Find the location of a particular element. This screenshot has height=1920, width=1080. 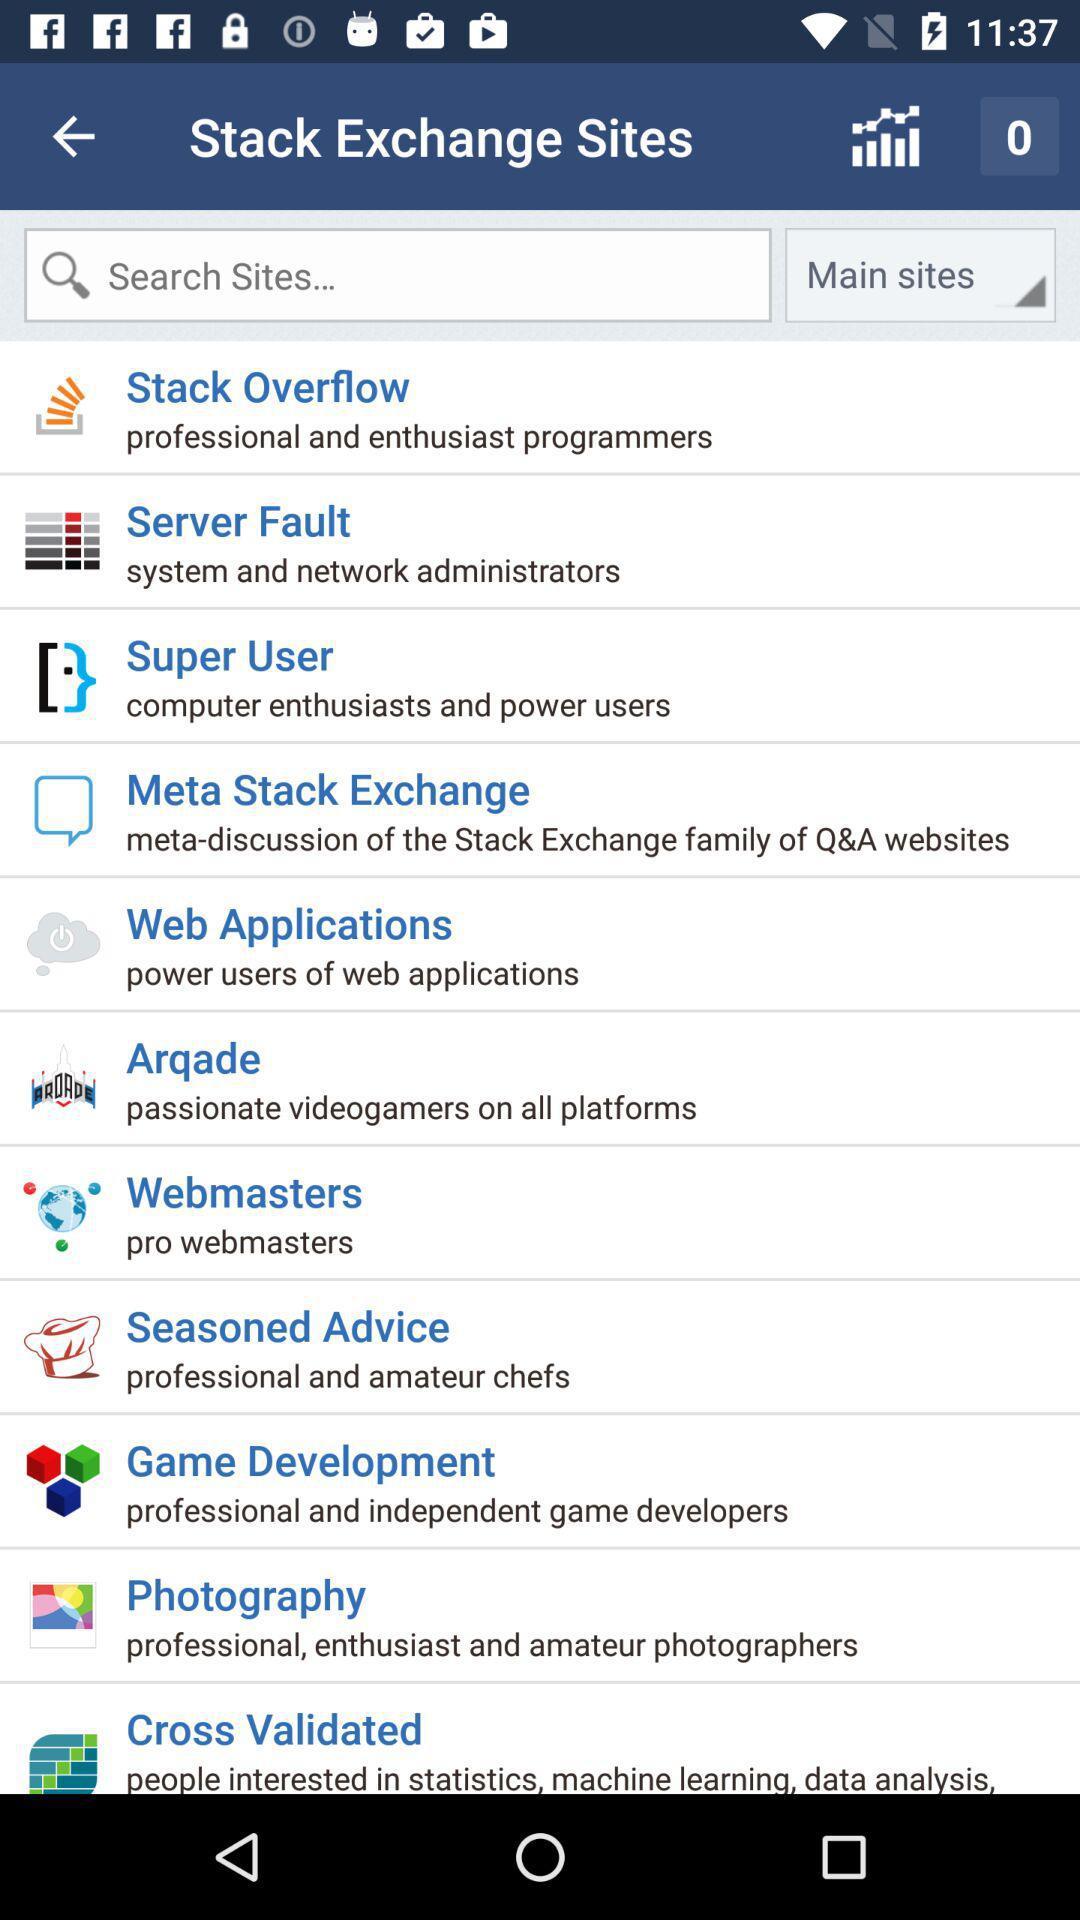

the passionate videogamers on is located at coordinates (418, 1113).